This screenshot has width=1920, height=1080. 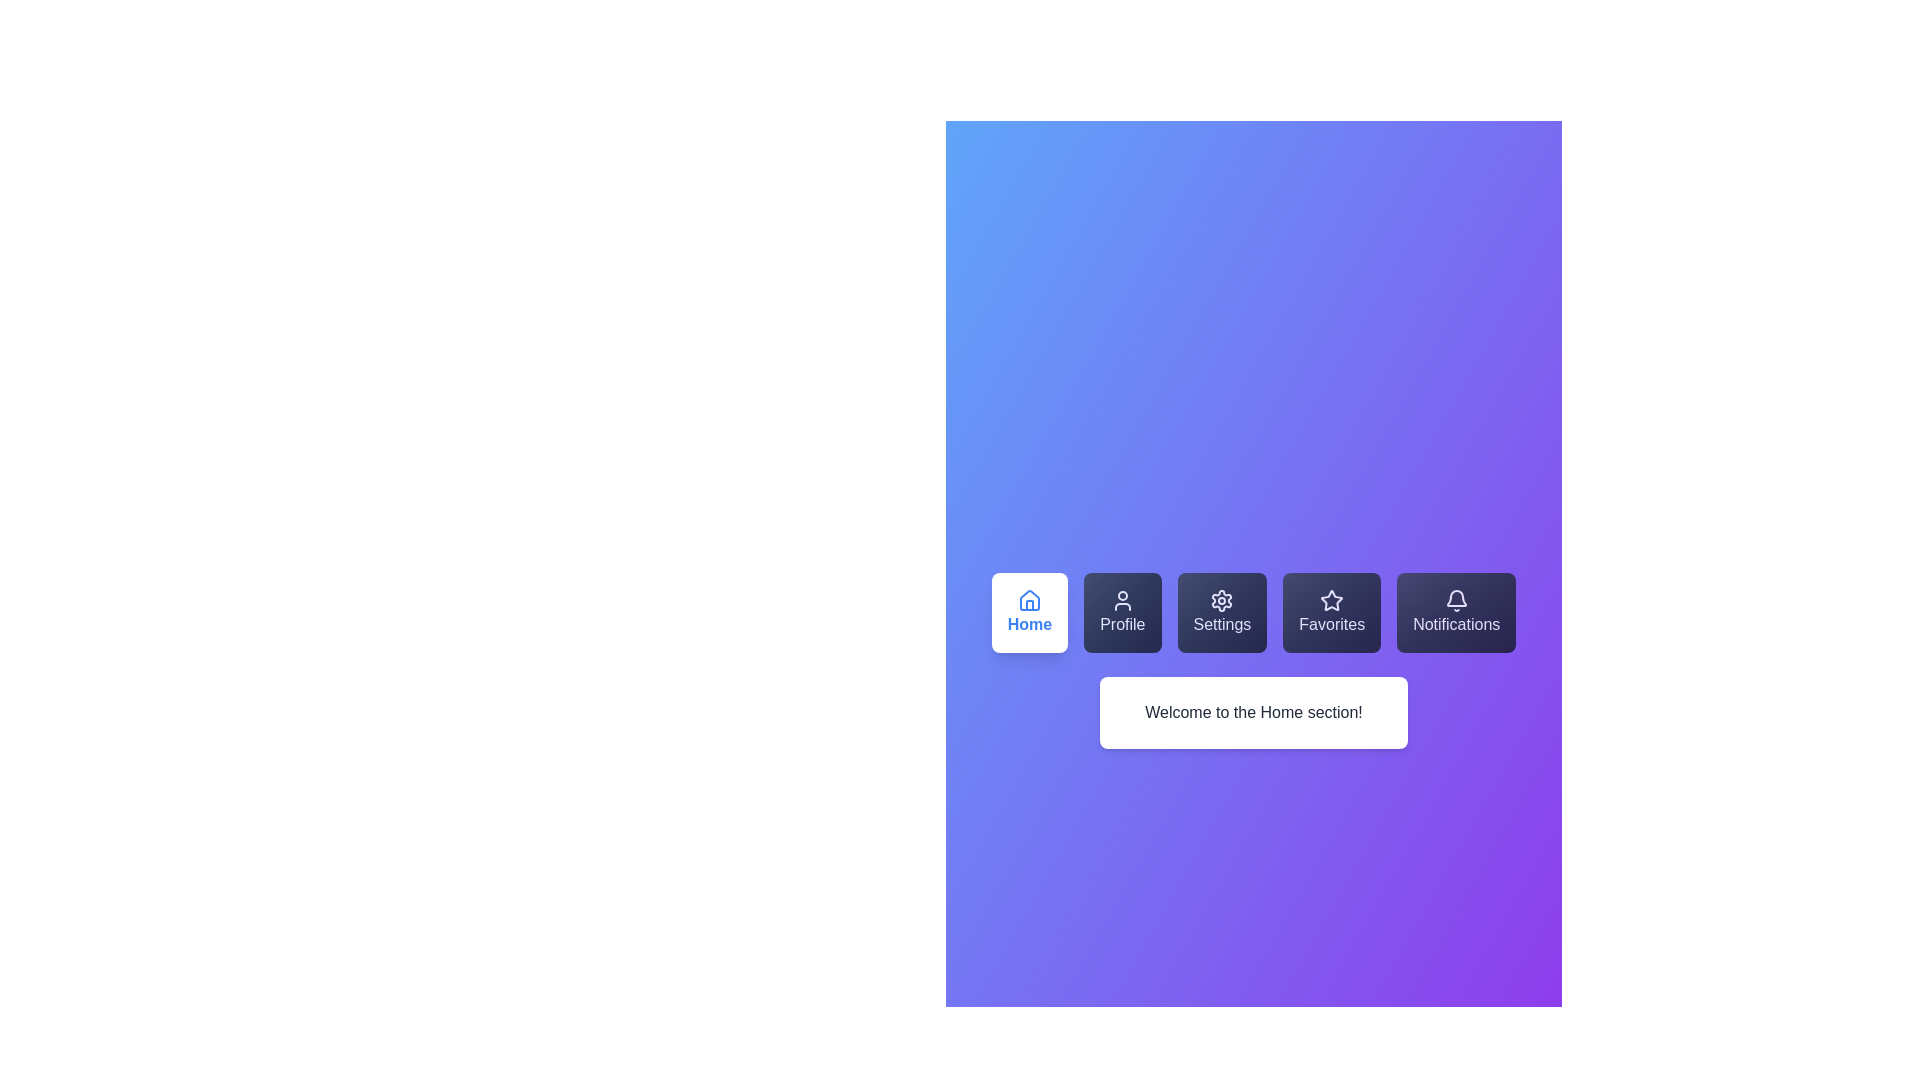 What do you see at coordinates (1252, 712) in the screenshot?
I see `the Static Text Block that displays 'Welcome to the Home section!' which is located below the row of interactive buttons in a centered position` at bounding box center [1252, 712].